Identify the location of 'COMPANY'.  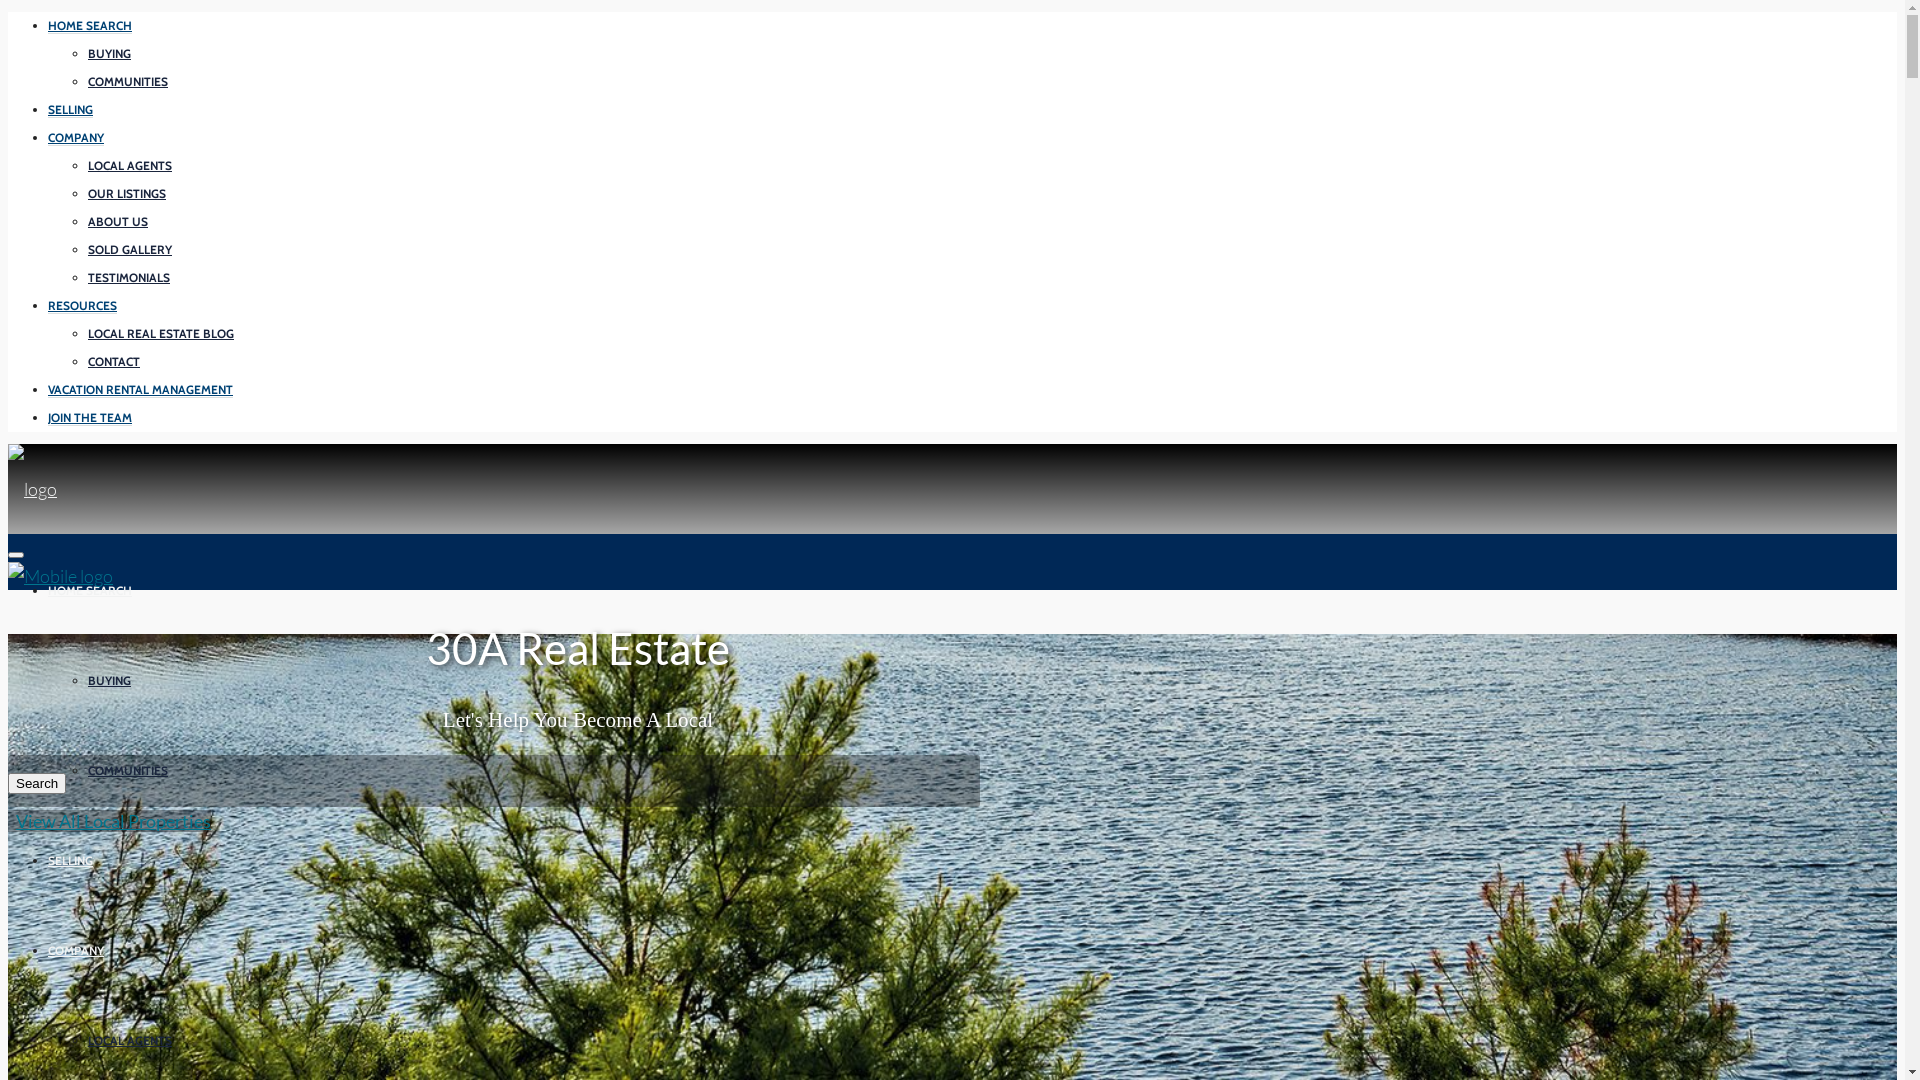
(76, 137).